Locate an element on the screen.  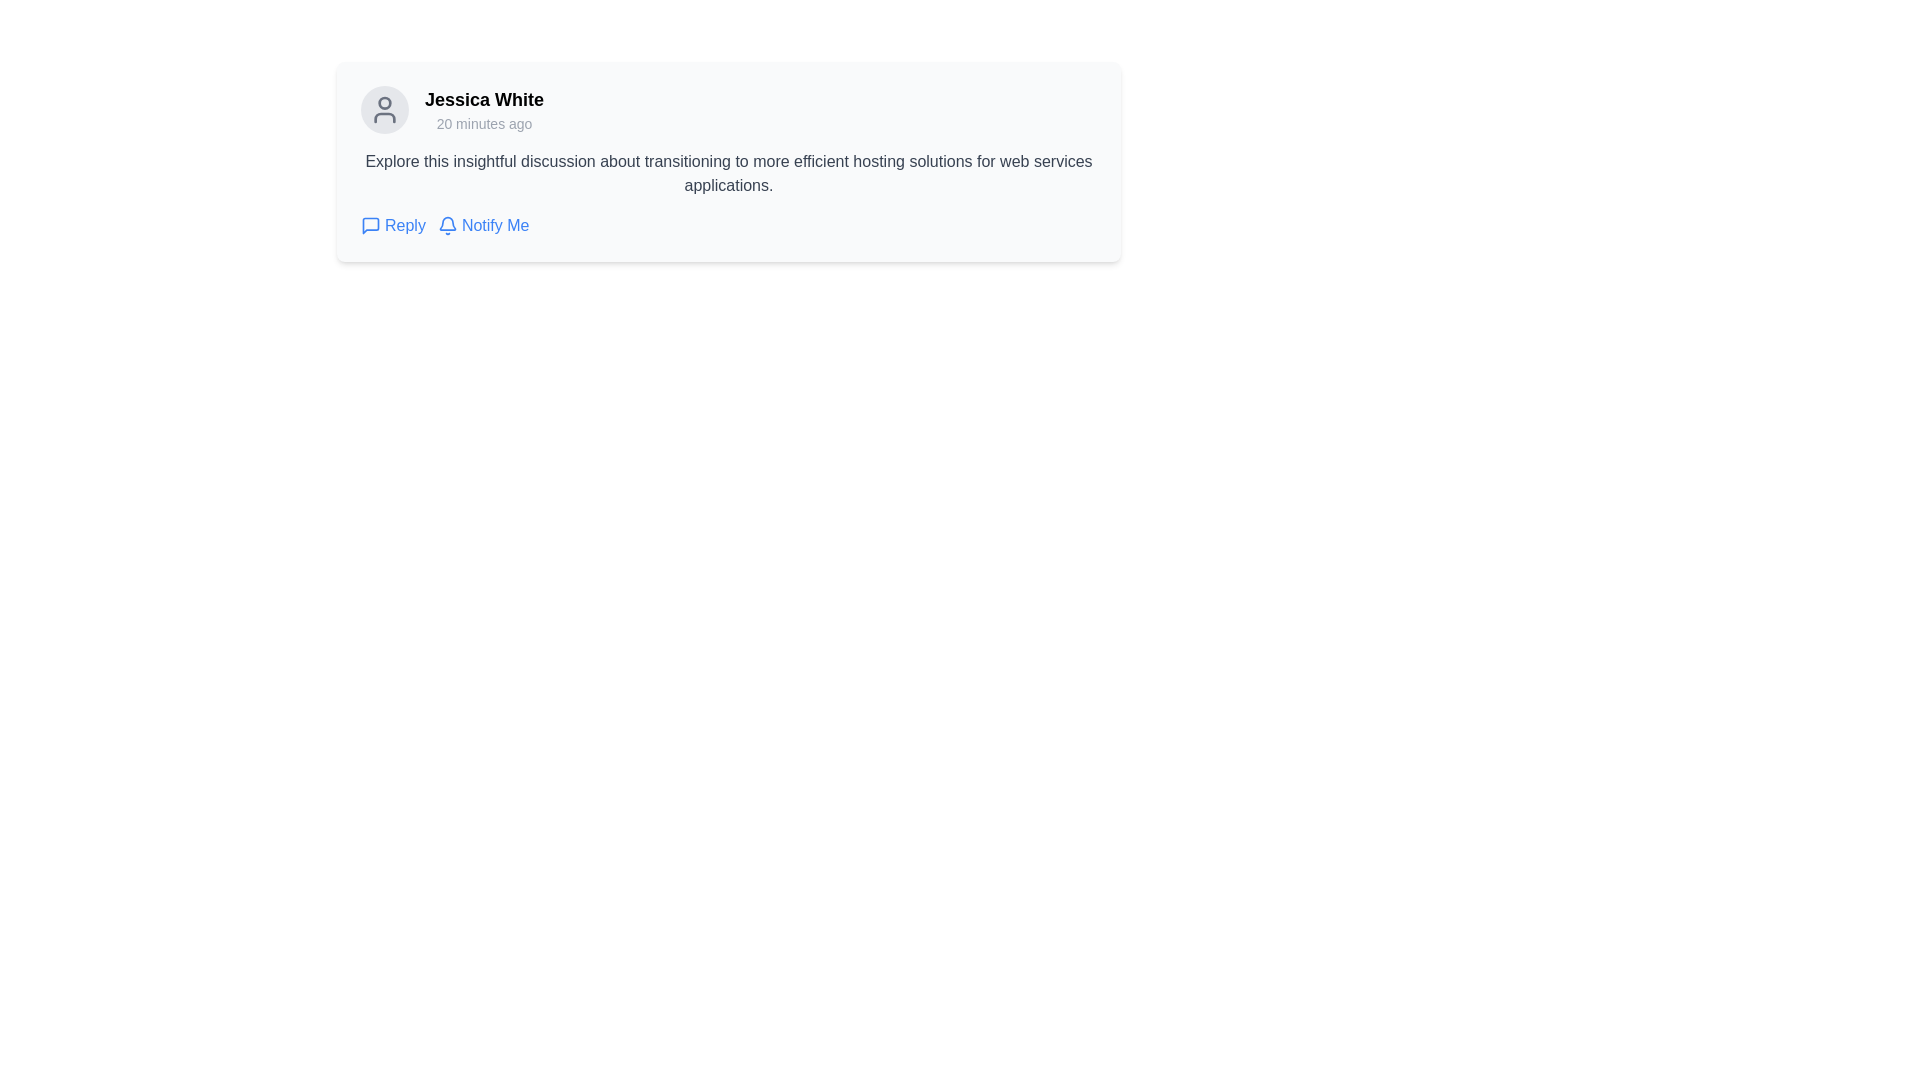
the blue 'Notify Me' button located to the right of the 'Reply' button is located at coordinates (483, 225).